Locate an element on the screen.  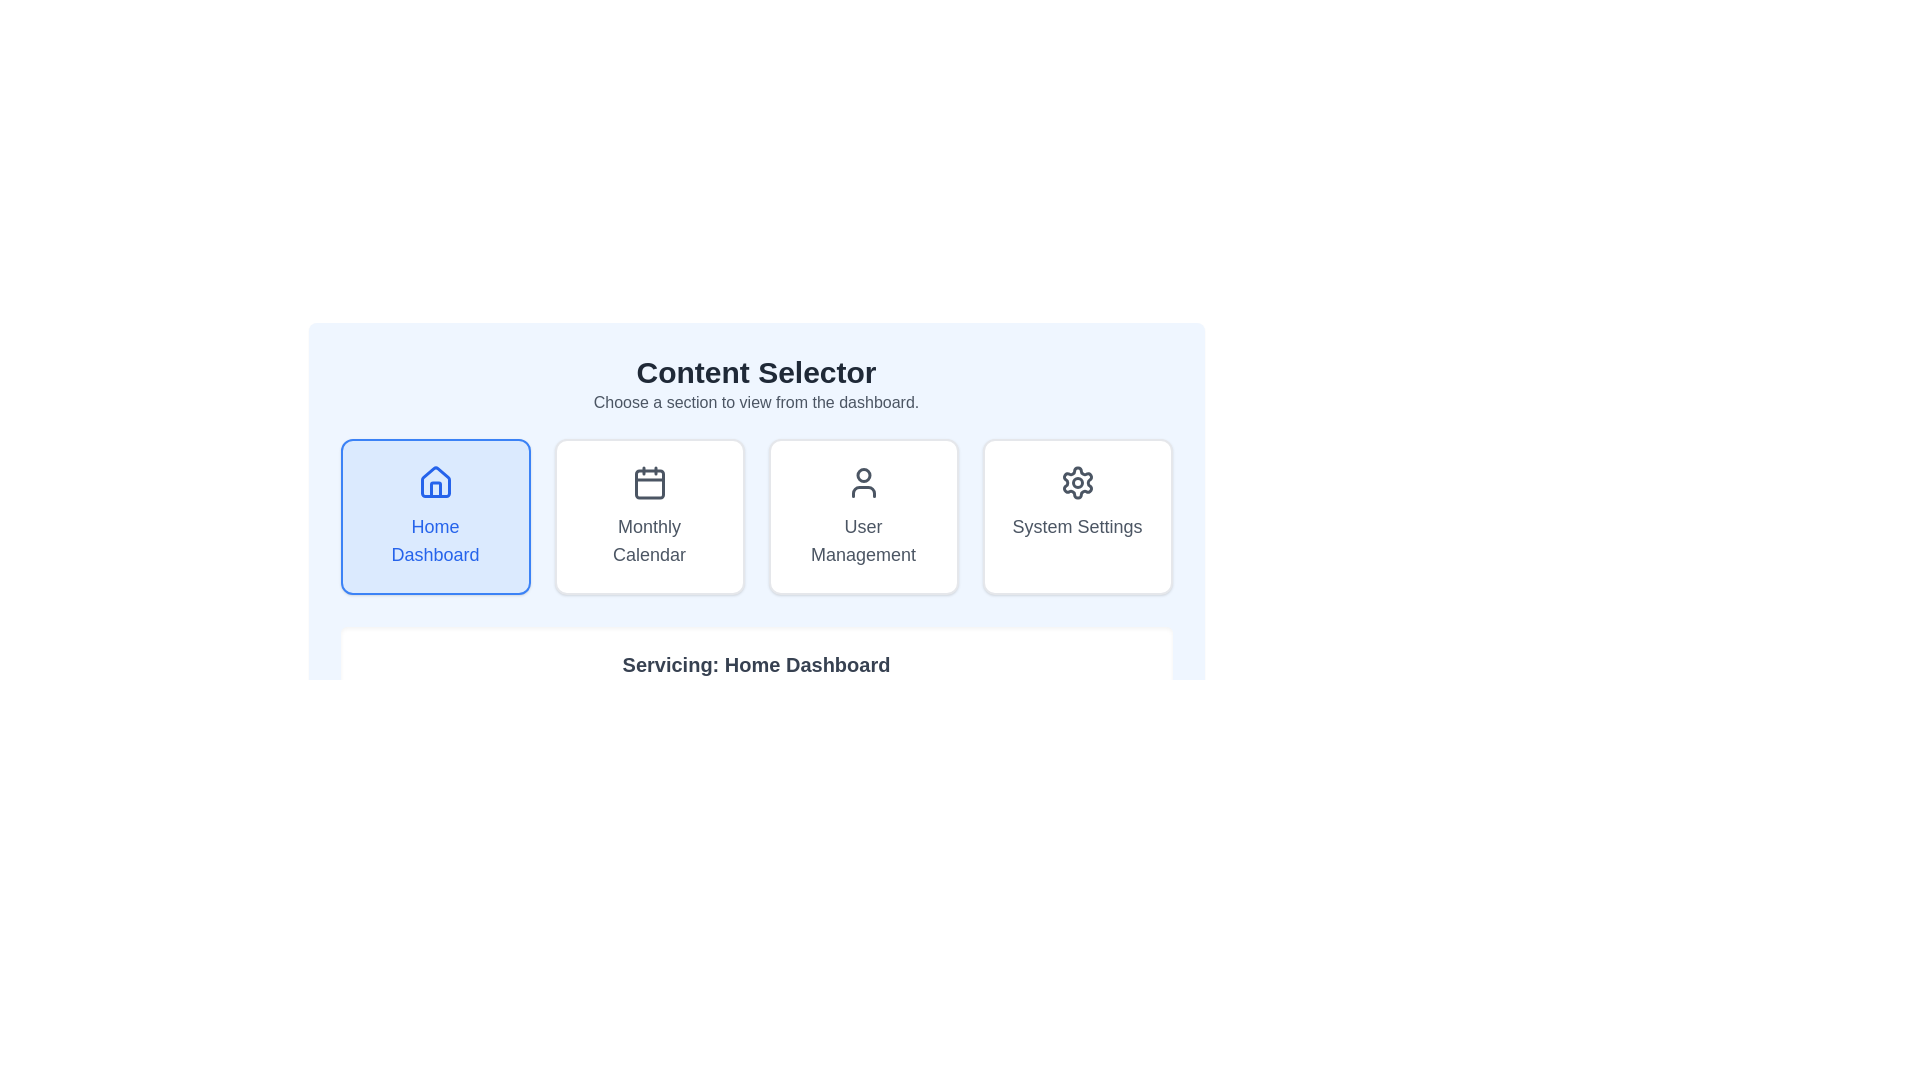
the circular dot located at the center of the gear icon in the 'System Settings' section, which is positioned to the far right of the 'Content Selector' options is located at coordinates (1076, 482).